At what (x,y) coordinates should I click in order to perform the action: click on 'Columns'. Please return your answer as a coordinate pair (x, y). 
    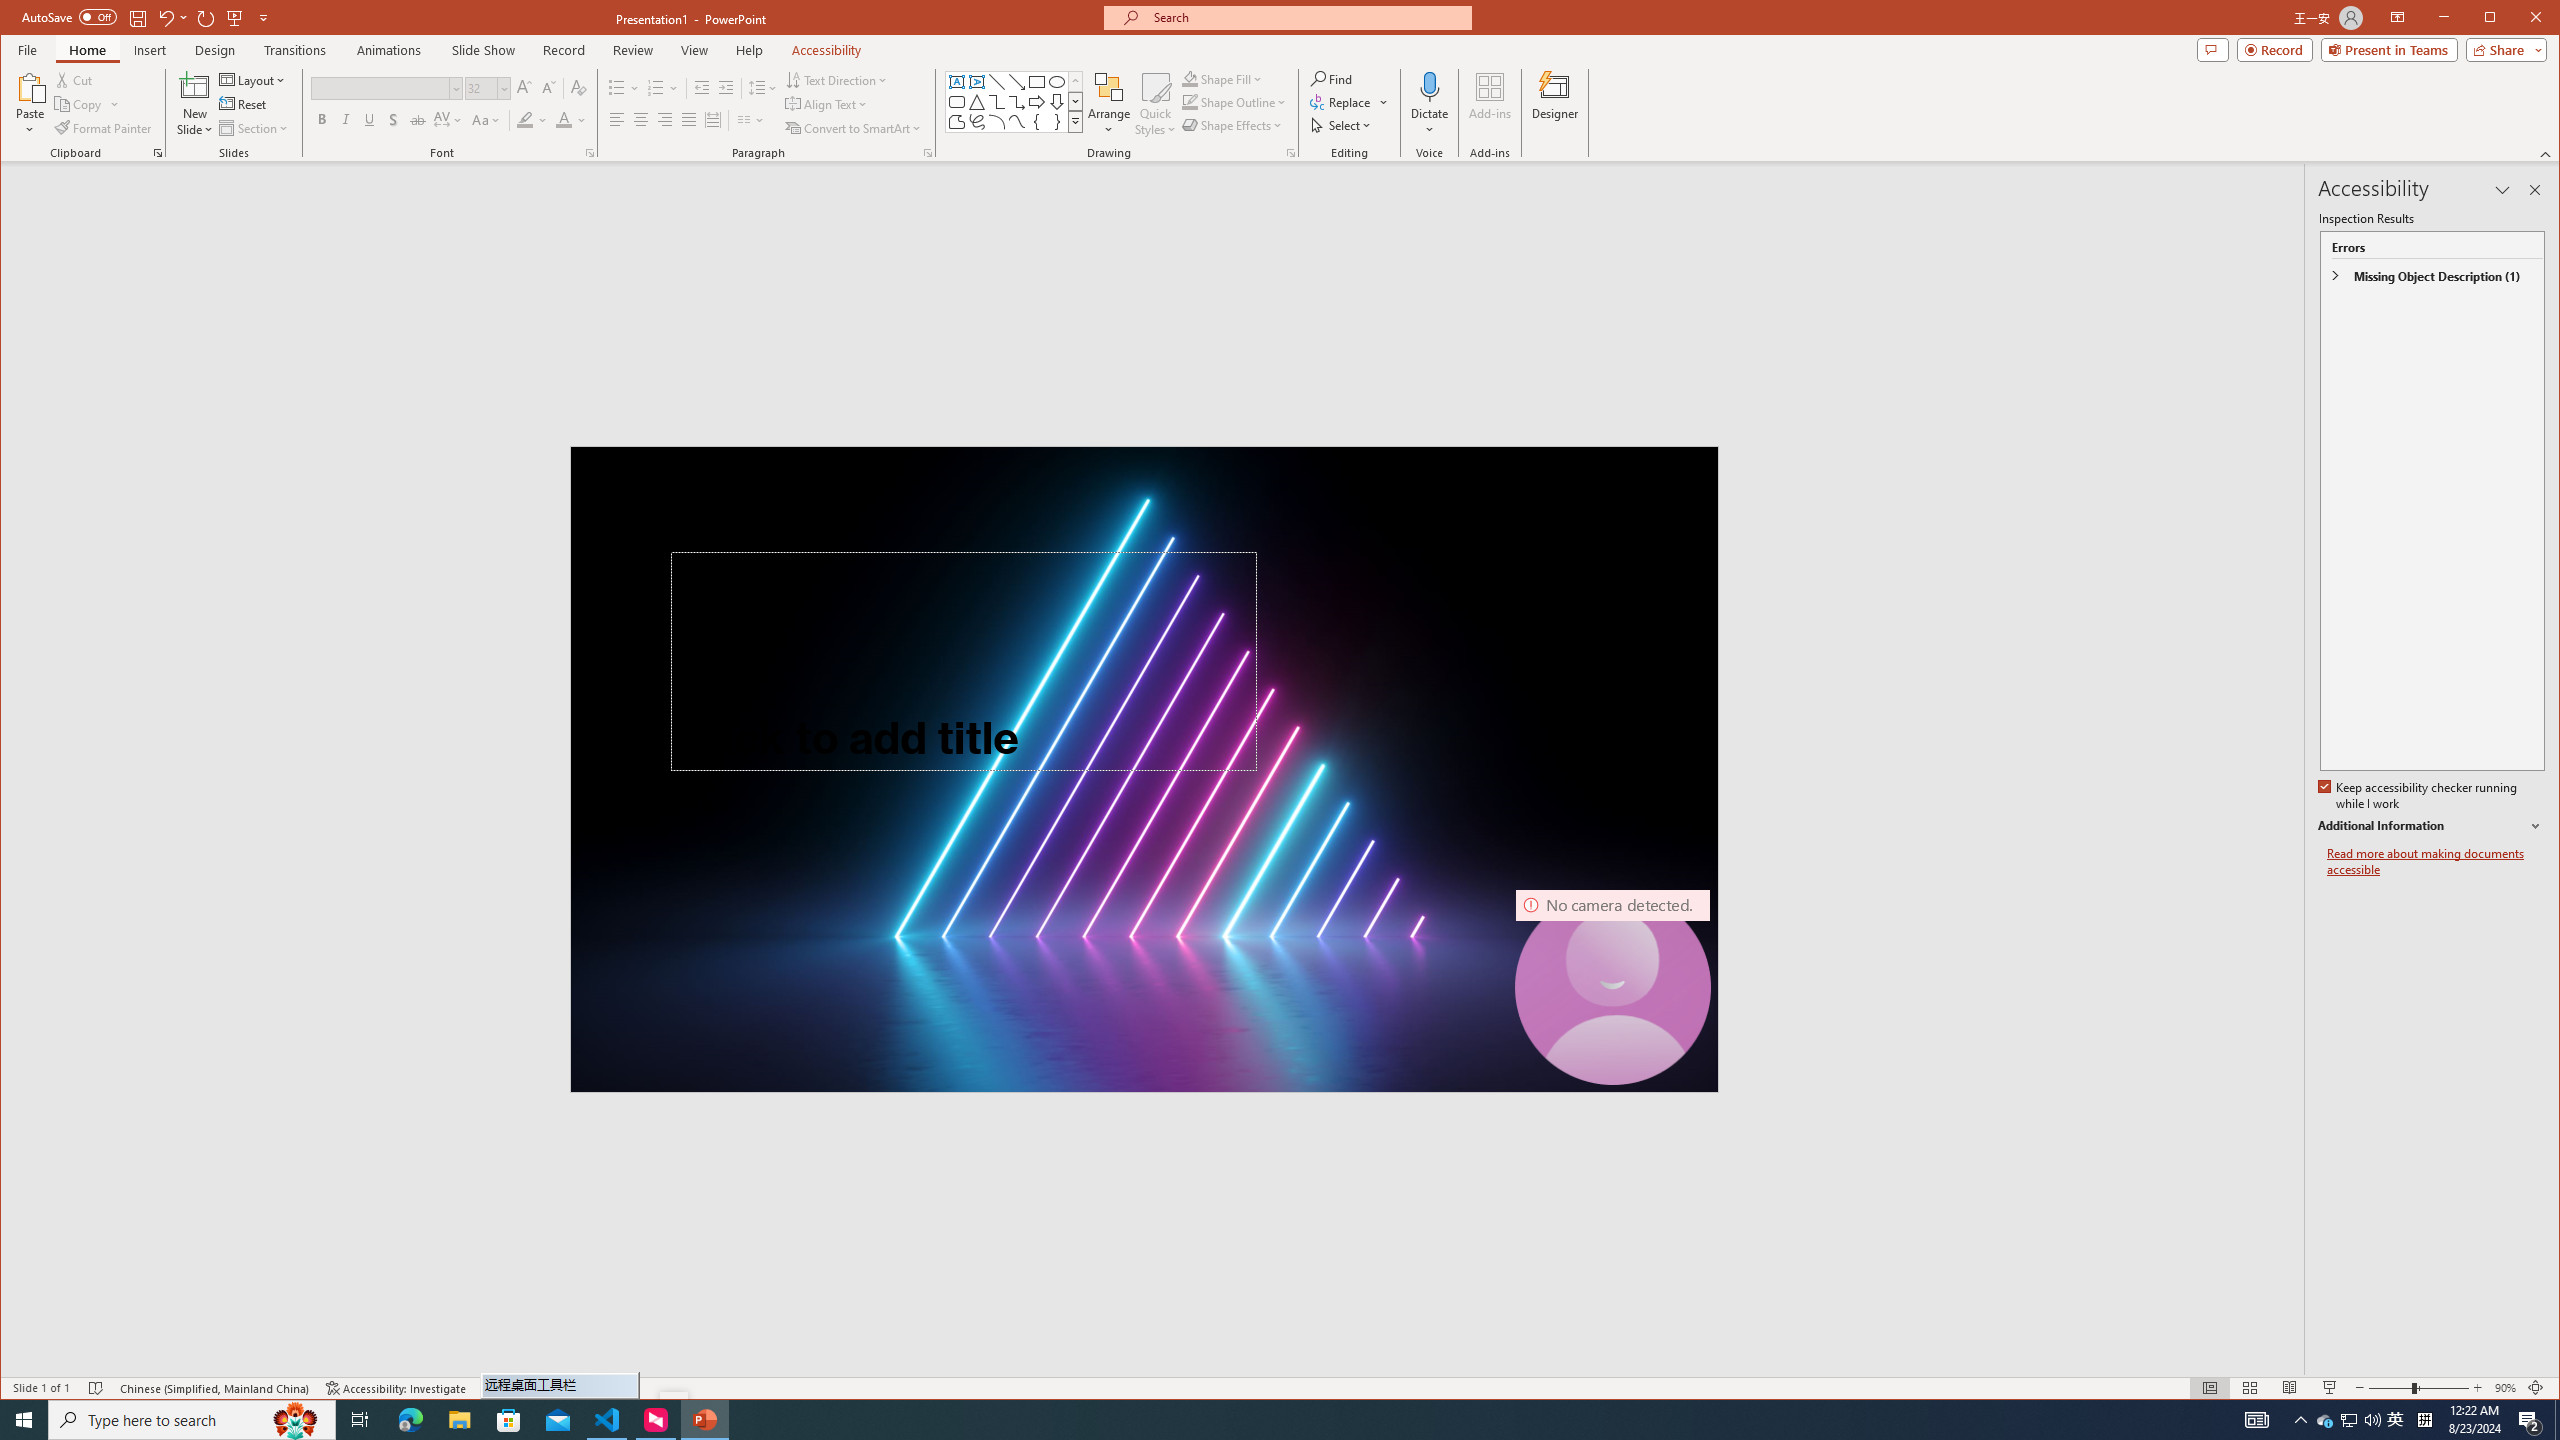
    Looking at the image, I should click on (750, 119).